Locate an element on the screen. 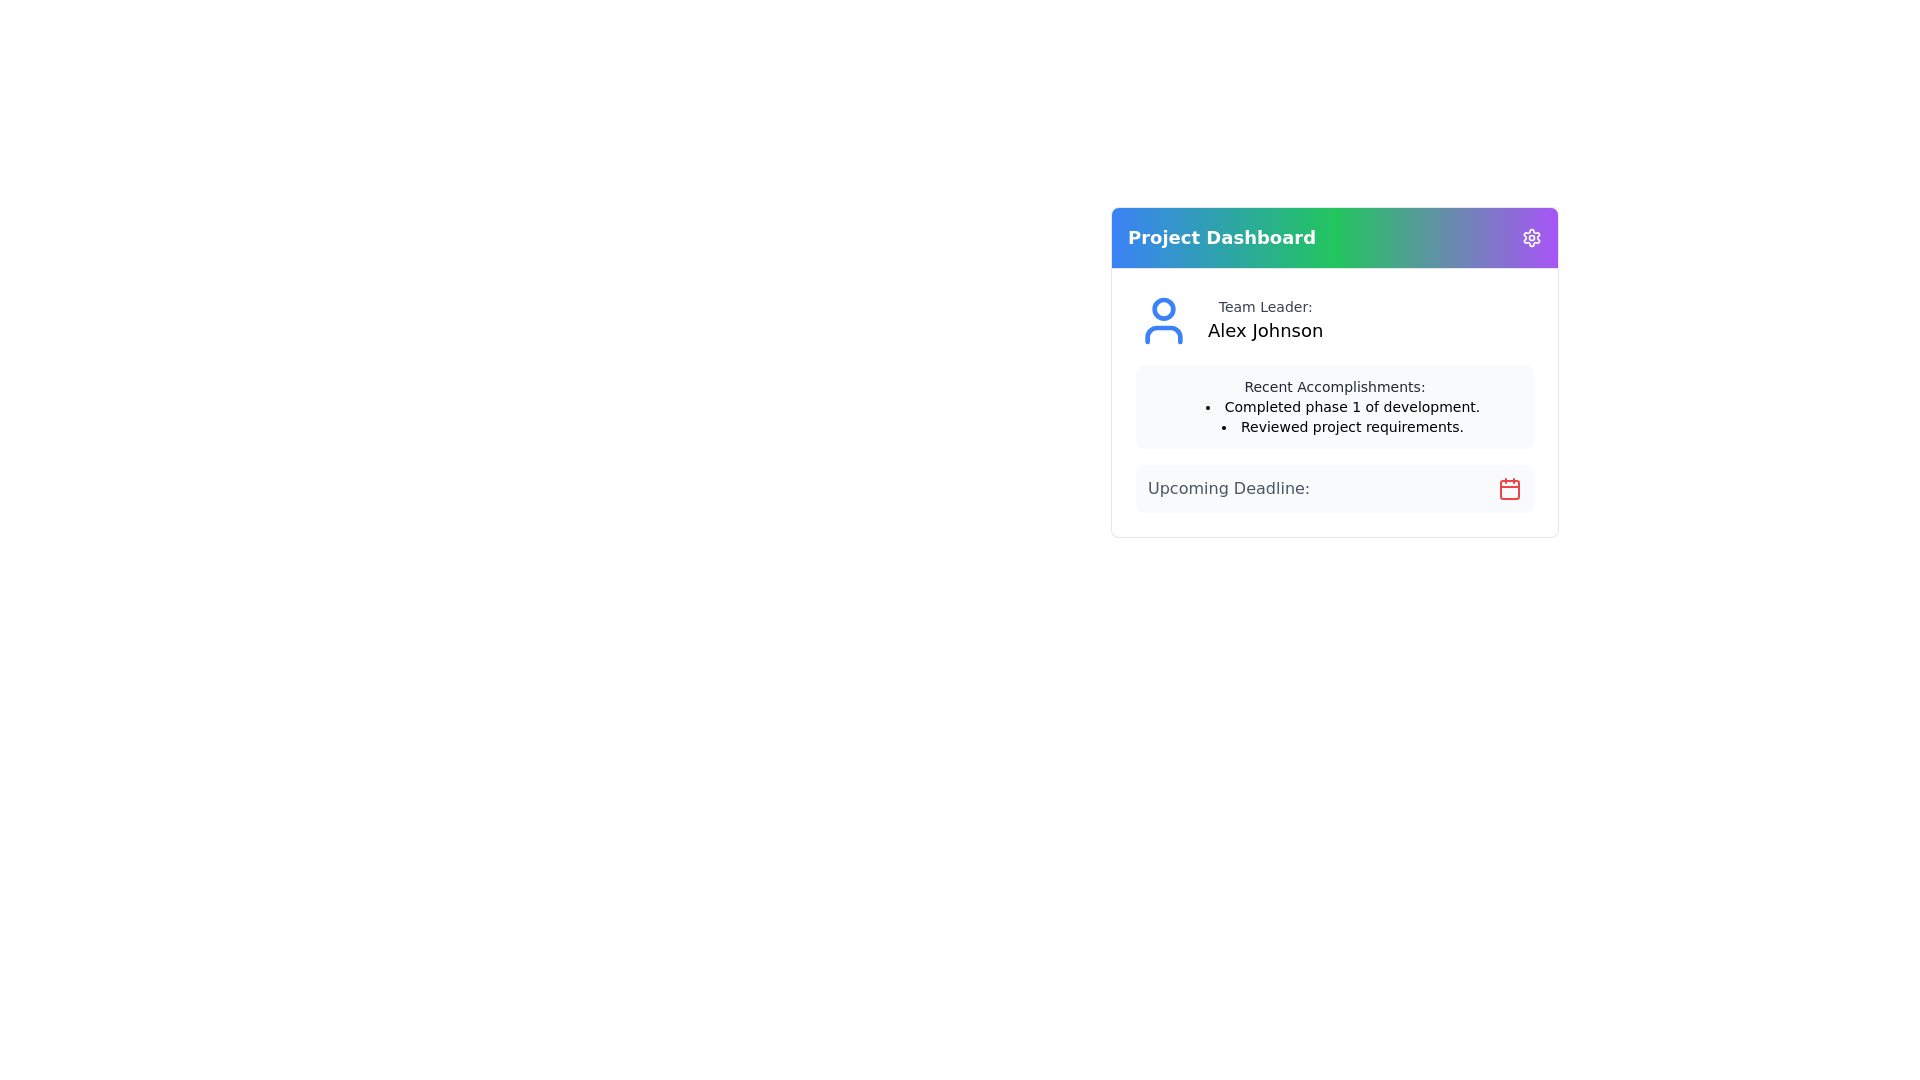 This screenshot has height=1080, width=1920. the Informational Section located in the middle segment of the 'Project Dashboard' card, which displays recent accomplishments and is positioned below the team leader section ('Alex Johnson') is located at coordinates (1334, 406).